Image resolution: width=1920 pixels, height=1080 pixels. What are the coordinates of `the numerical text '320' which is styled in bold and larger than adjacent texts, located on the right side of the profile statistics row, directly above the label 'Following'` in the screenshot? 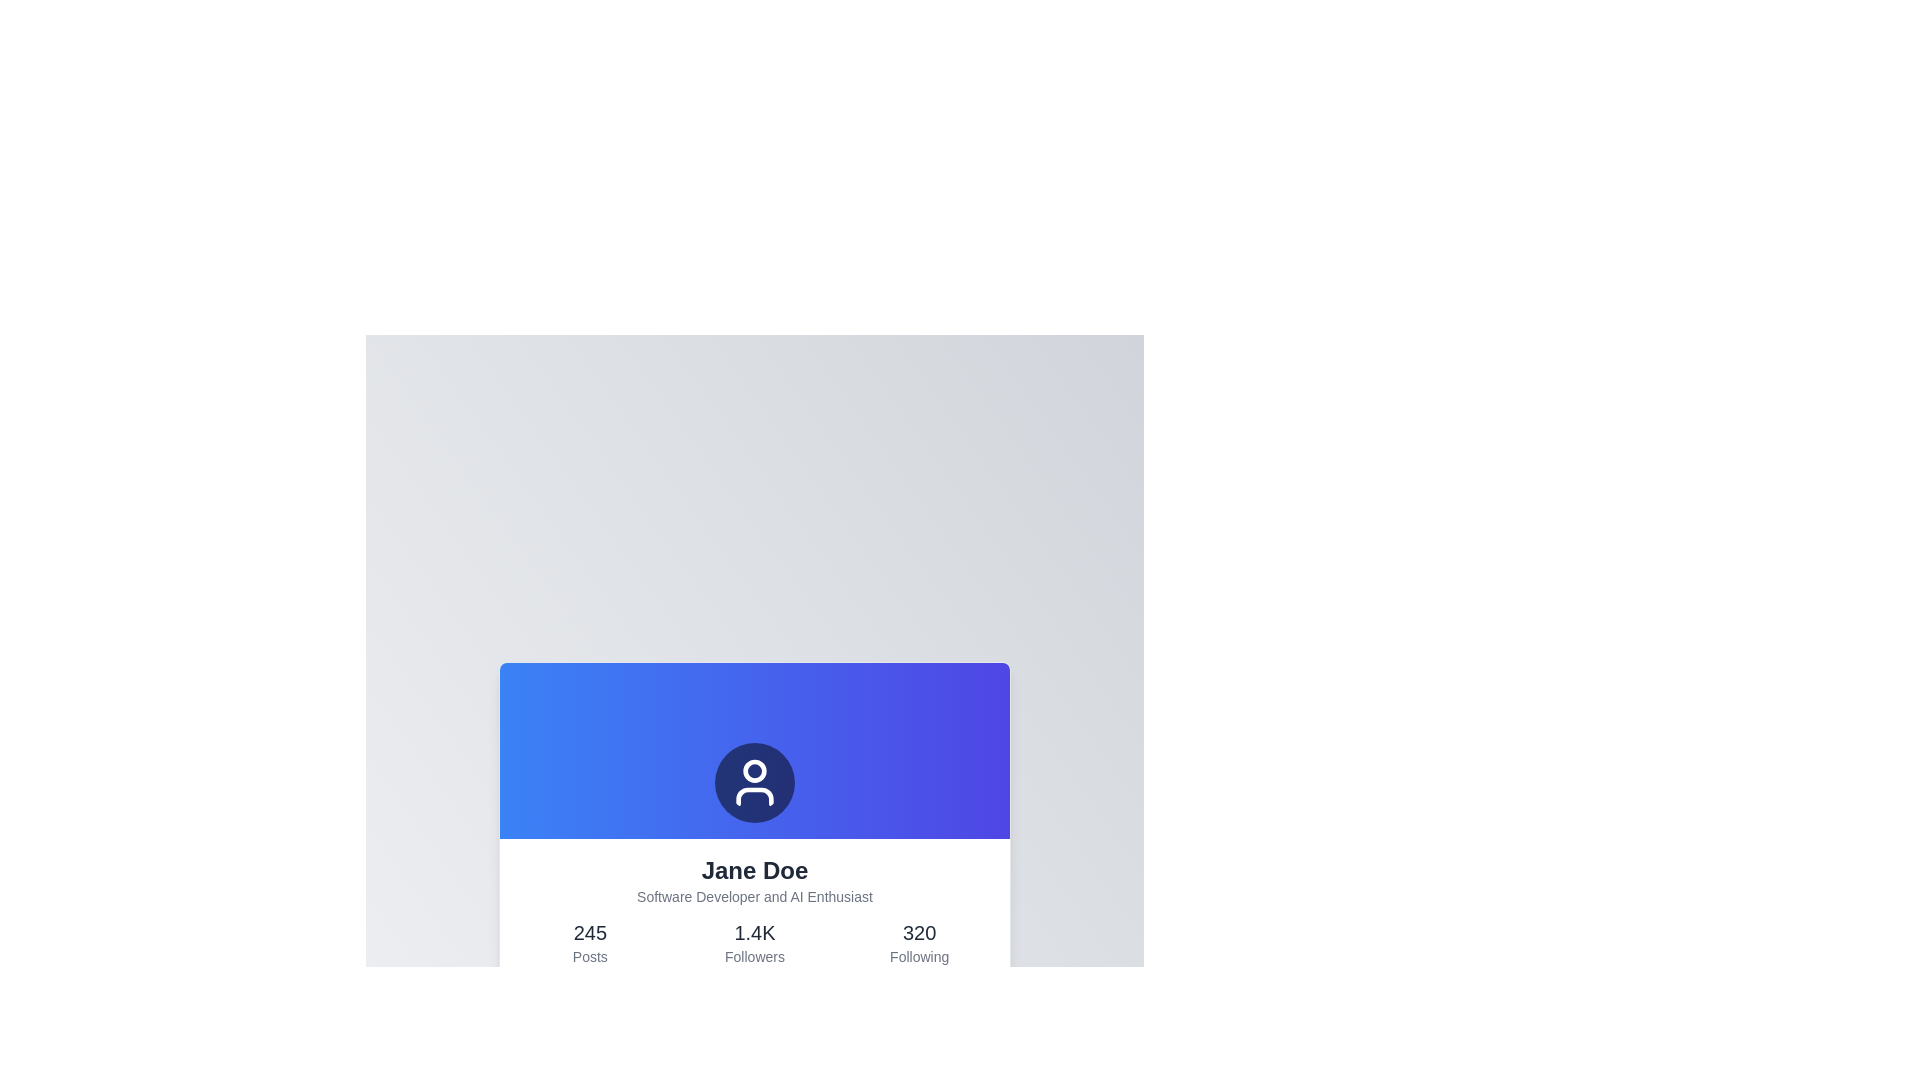 It's located at (918, 933).